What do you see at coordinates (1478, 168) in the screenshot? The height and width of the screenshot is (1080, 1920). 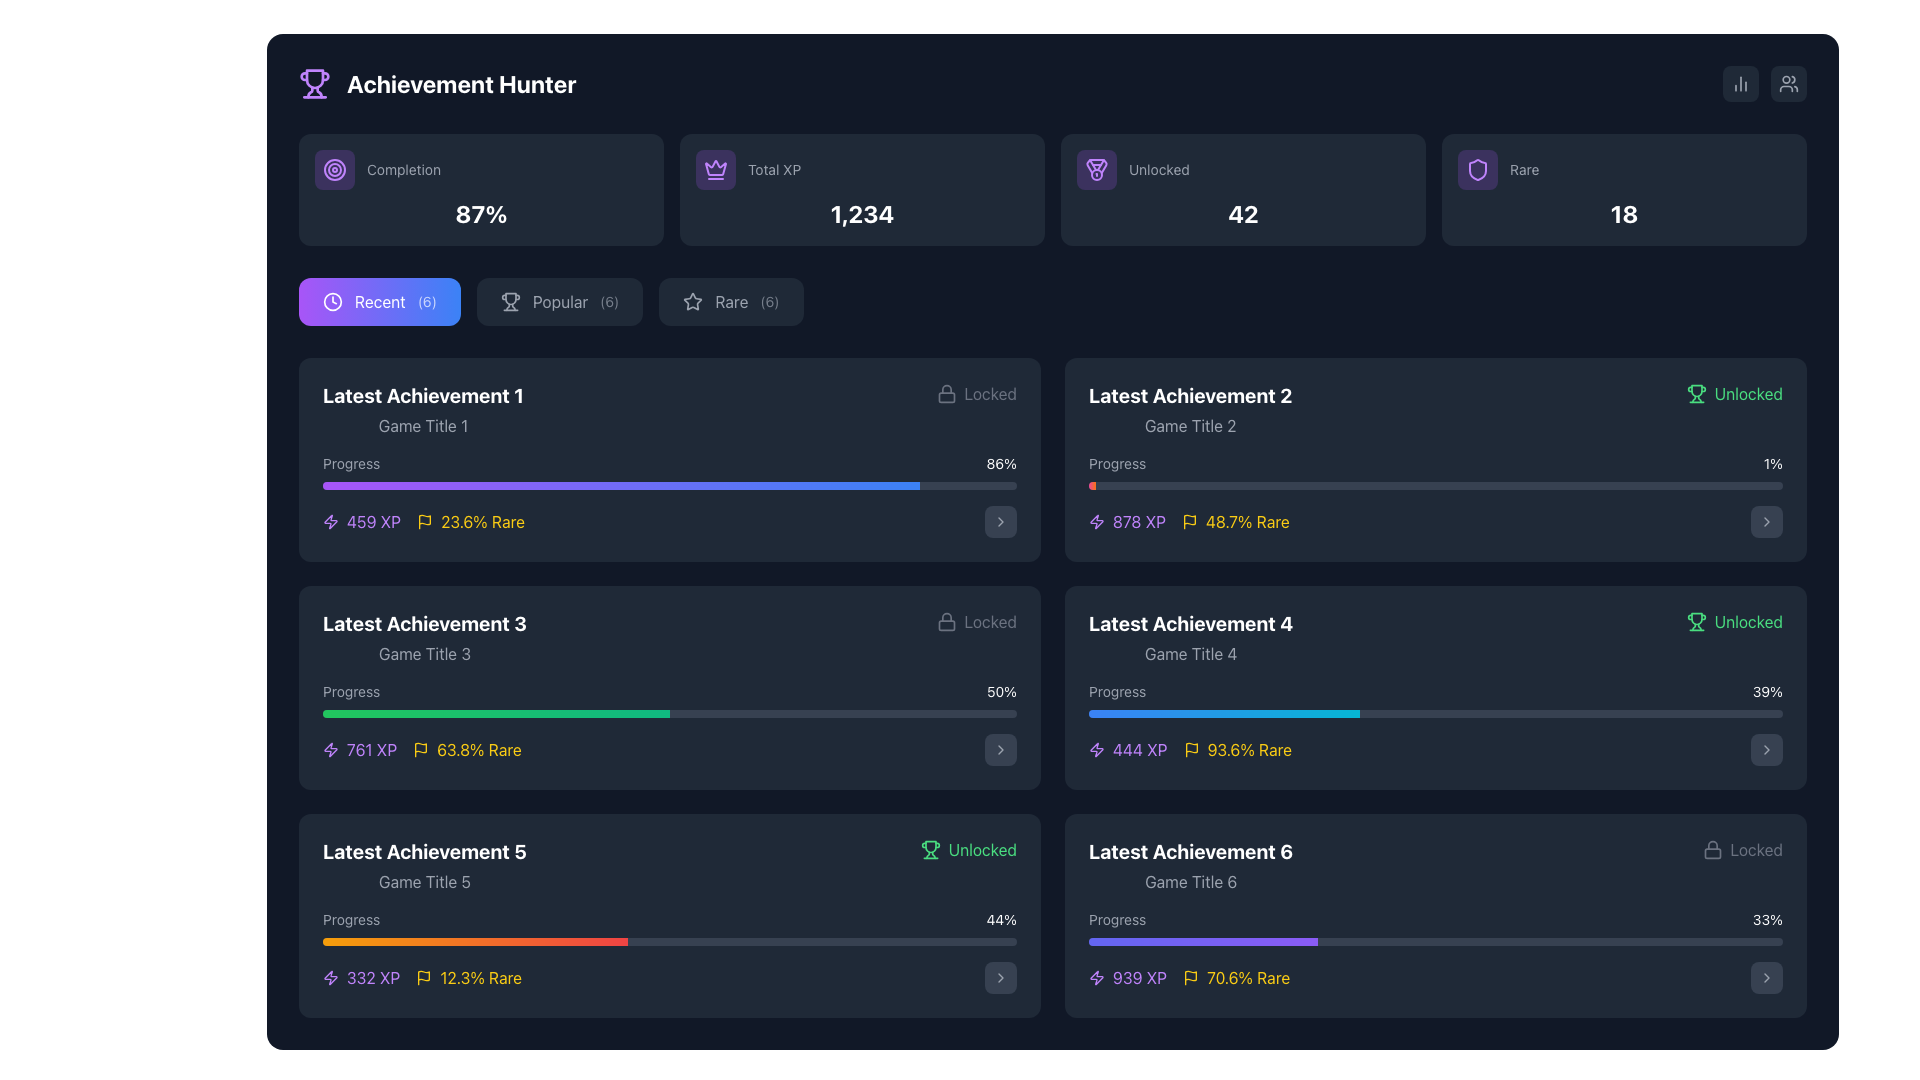 I see `the 'Rare' icon located in the top-right corner of the interface, which visually complements the numerical count of 18` at bounding box center [1478, 168].